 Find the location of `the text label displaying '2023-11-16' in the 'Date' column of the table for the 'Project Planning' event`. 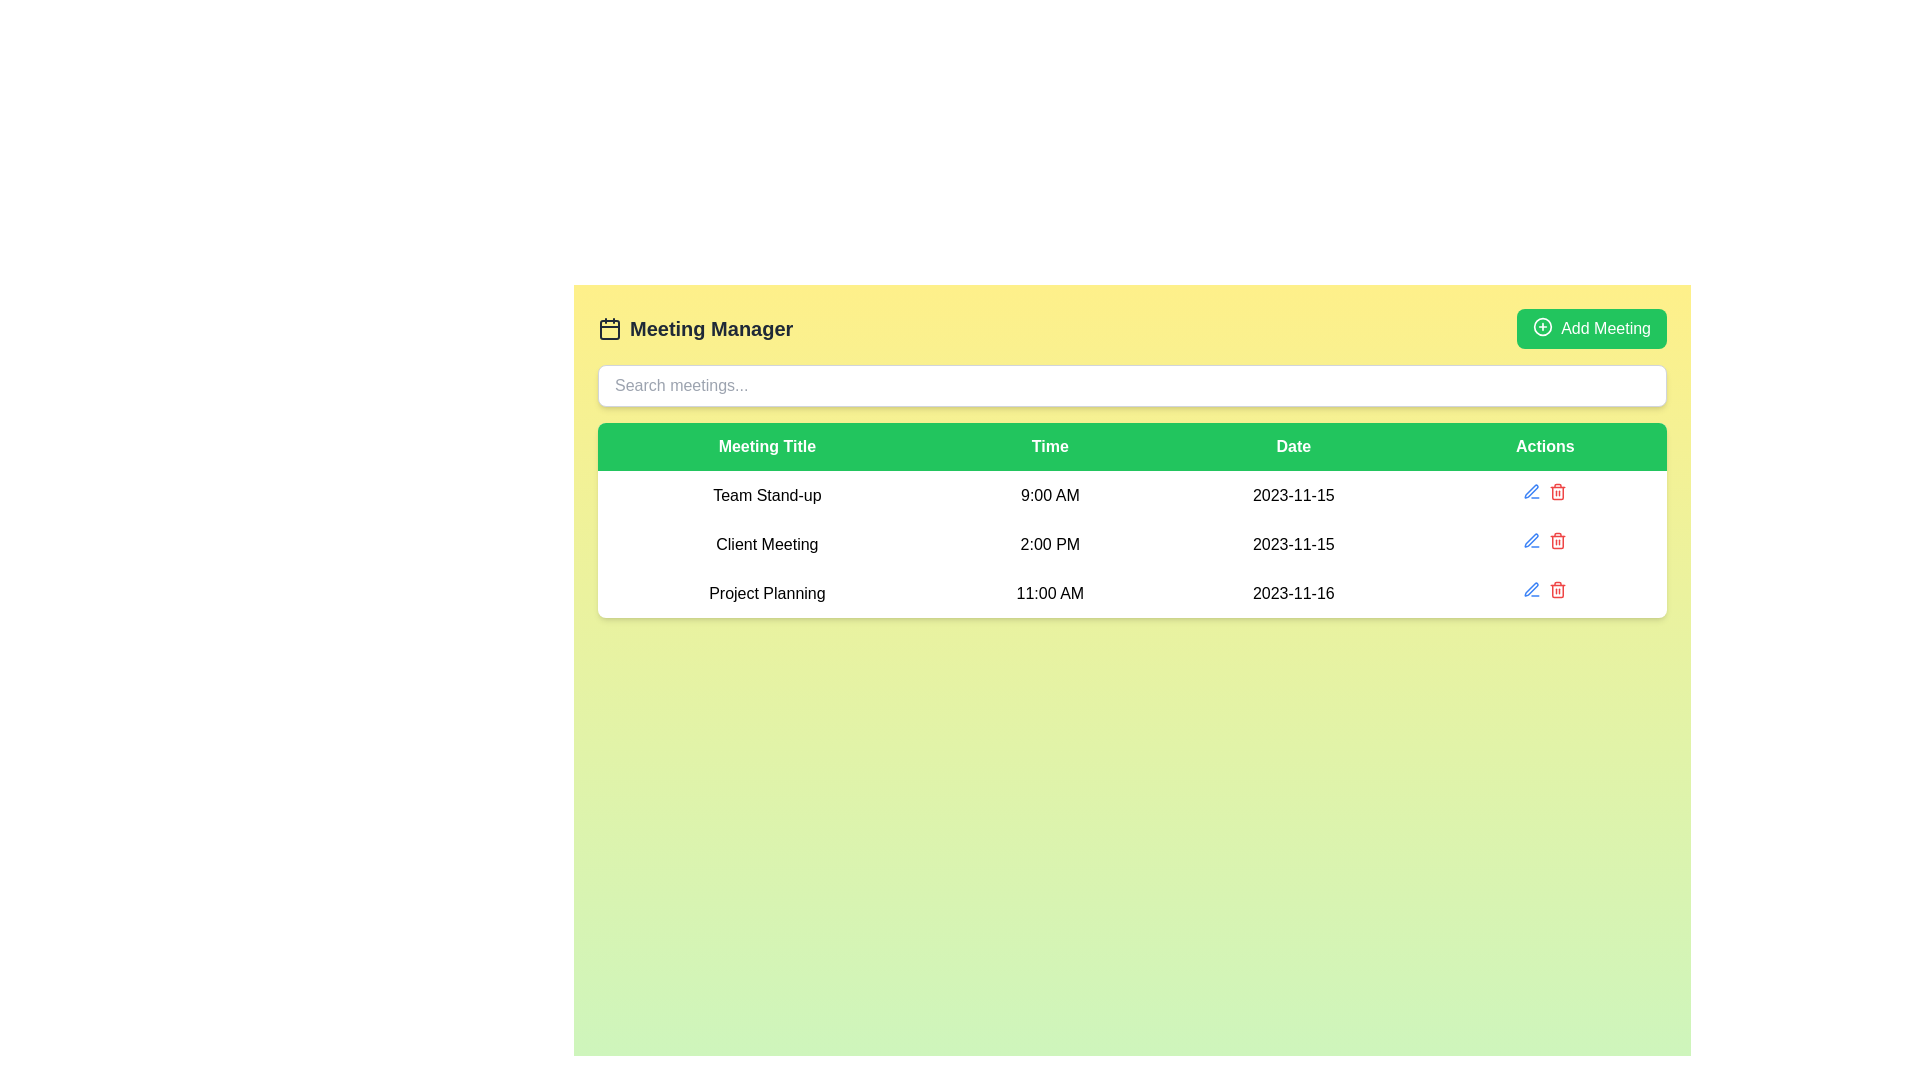

the text label displaying '2023-11-16' in the 'Date' column of the table for the 'Project Planning' event is located at coordinates (1293, 592).